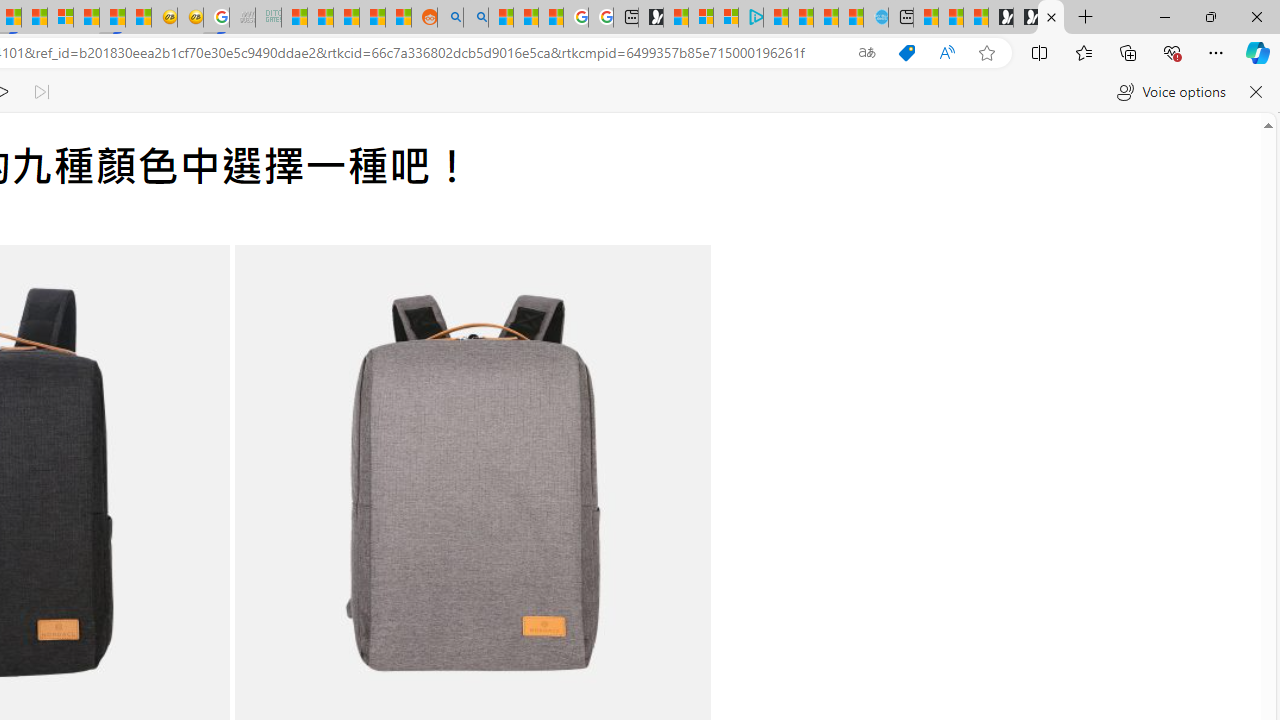  I want to click on 'Close read aloud', so click(1254, 92).